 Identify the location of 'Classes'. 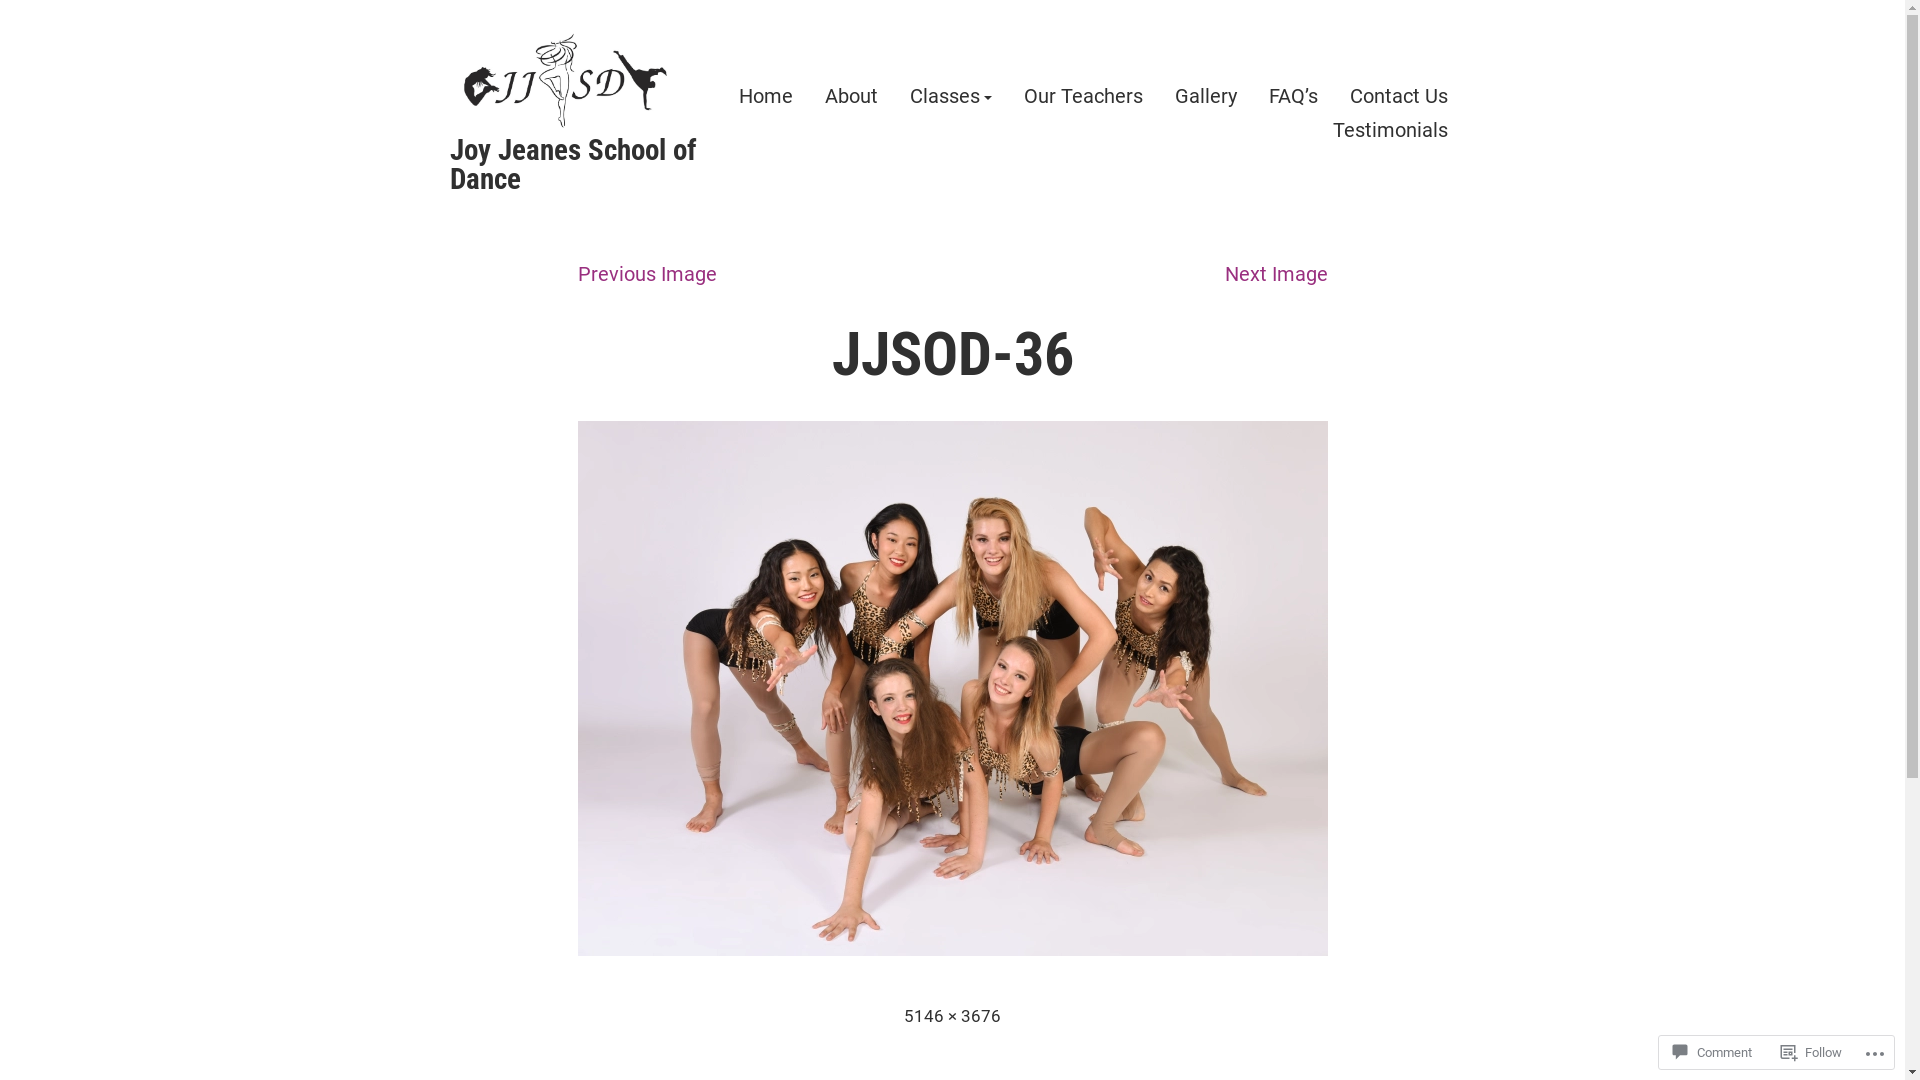
(949, 96).